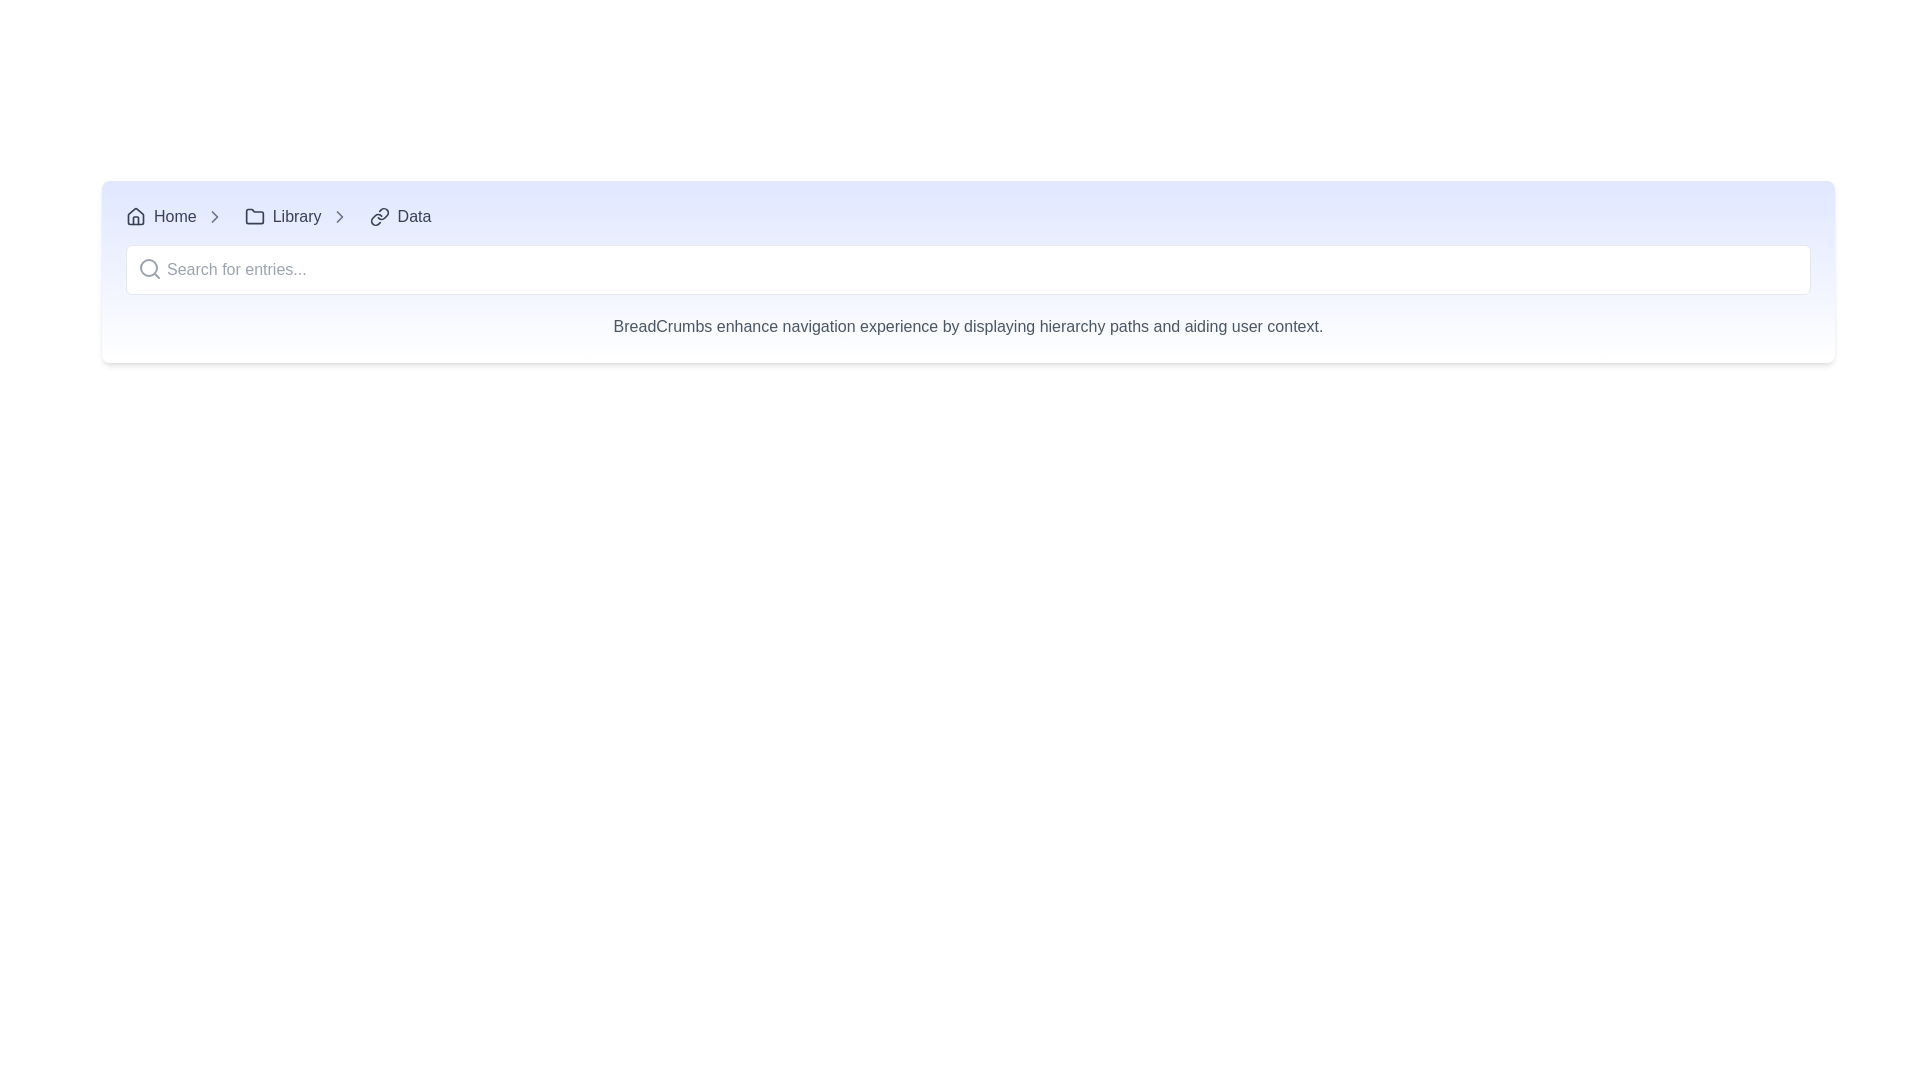  What do you see at coordinates (253, 216) in the screenshot?
I see `the folder icon representing the Library section in the breadcrumb navigation bar, located between the Home and Library labels` at bounding box center [253, 216].